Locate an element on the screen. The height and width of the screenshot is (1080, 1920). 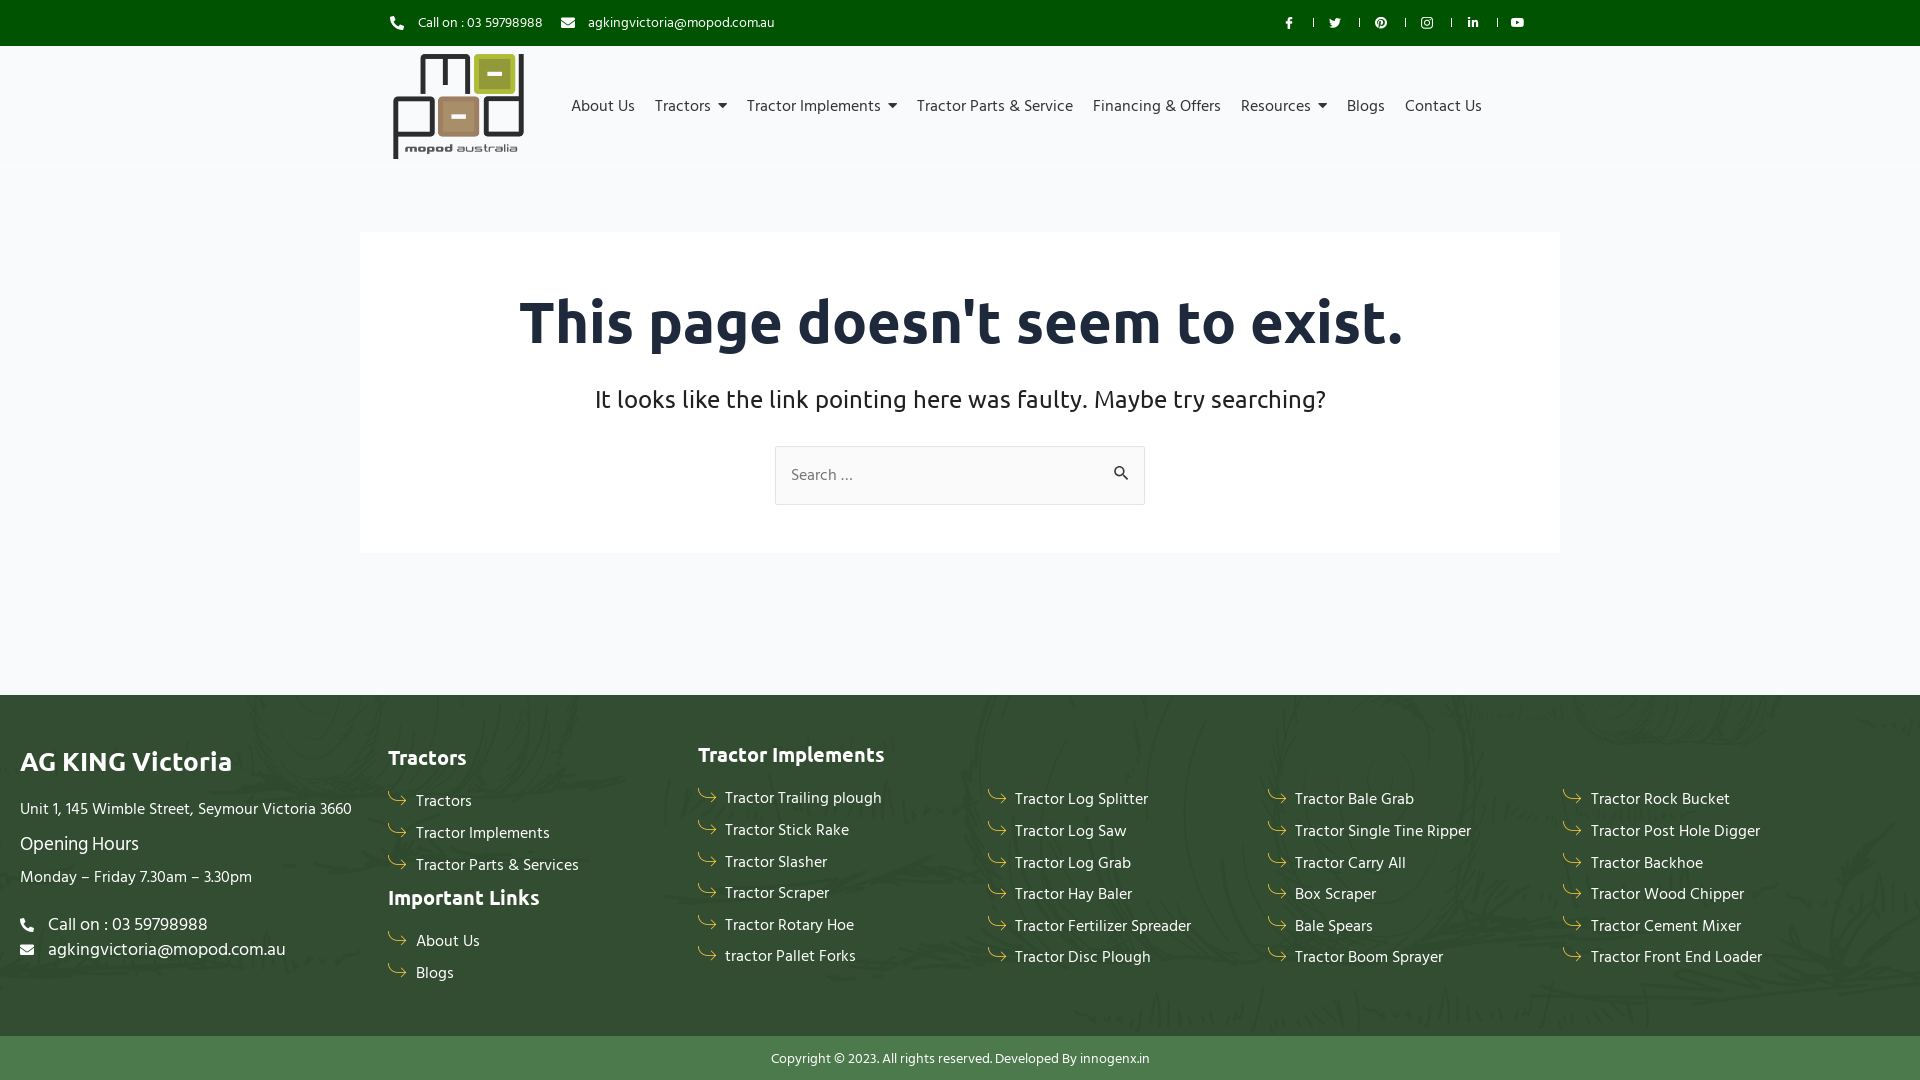
'Tractors' is located at coordinates (691, 105).